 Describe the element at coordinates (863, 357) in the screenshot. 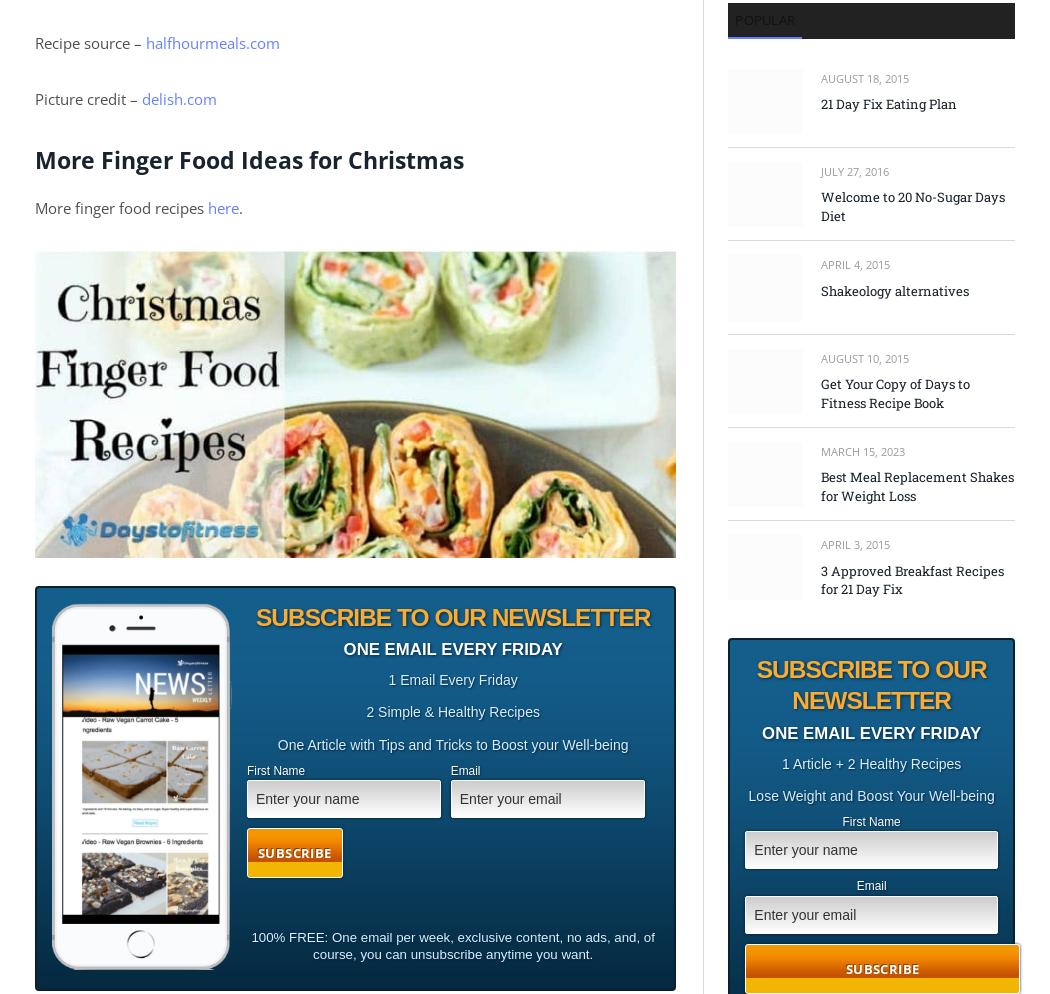

I see `'August 10, 2015'` at that location.